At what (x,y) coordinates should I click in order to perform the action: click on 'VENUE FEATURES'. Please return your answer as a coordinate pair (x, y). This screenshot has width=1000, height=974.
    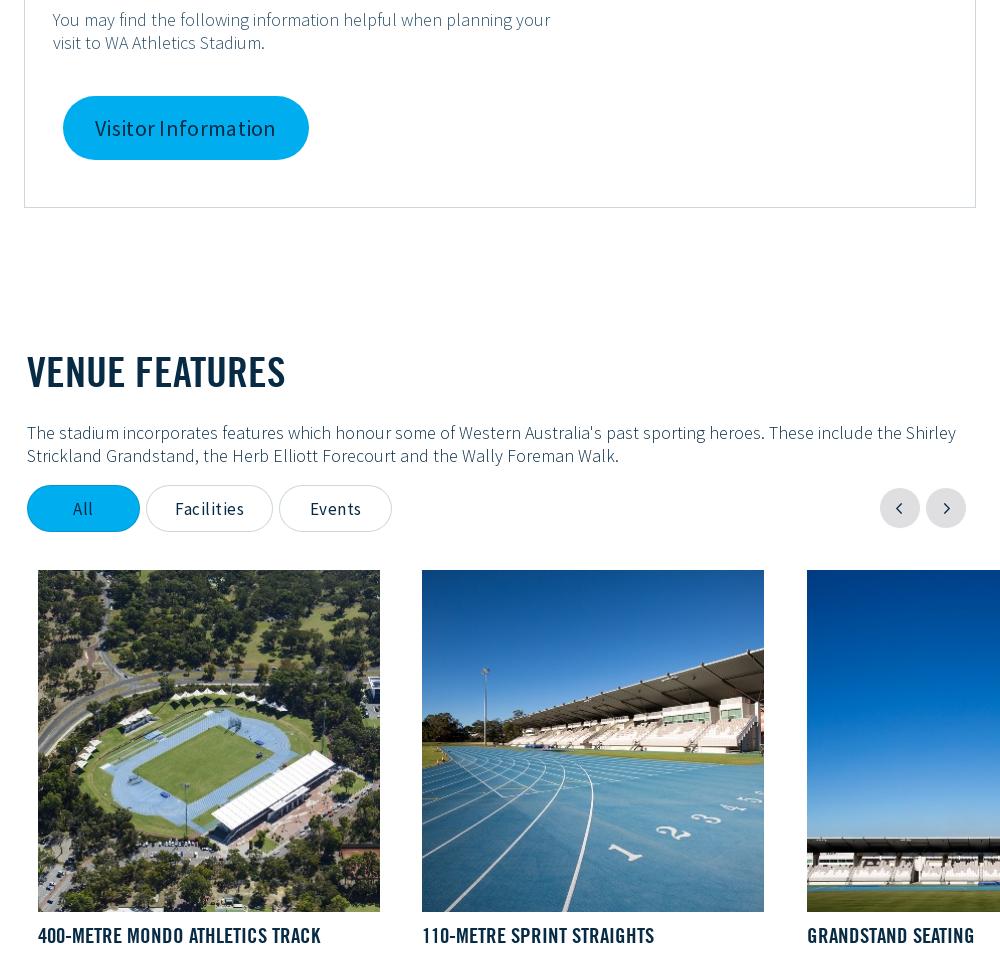
    Looking at the image, I should click on (27, 371).